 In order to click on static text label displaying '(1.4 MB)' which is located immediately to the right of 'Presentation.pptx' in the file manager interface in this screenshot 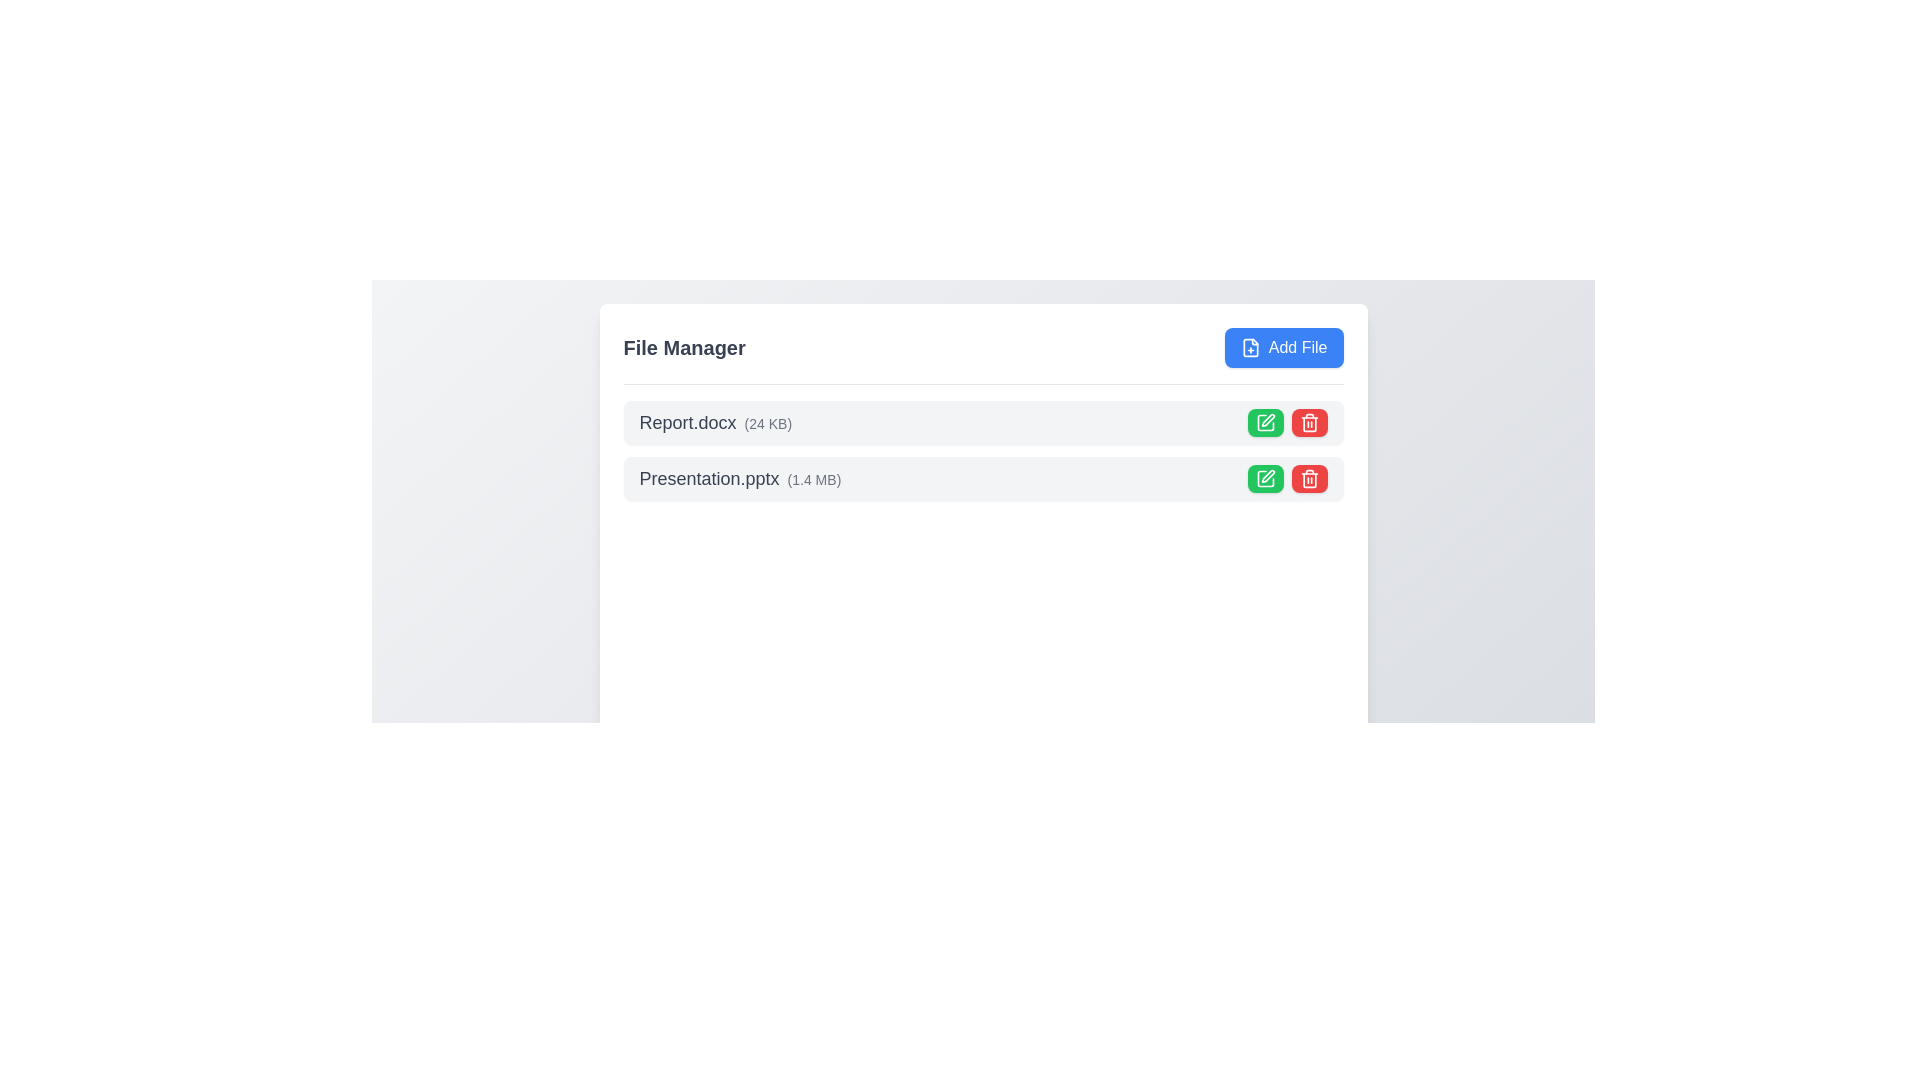, I will do `click(814, 479)`.